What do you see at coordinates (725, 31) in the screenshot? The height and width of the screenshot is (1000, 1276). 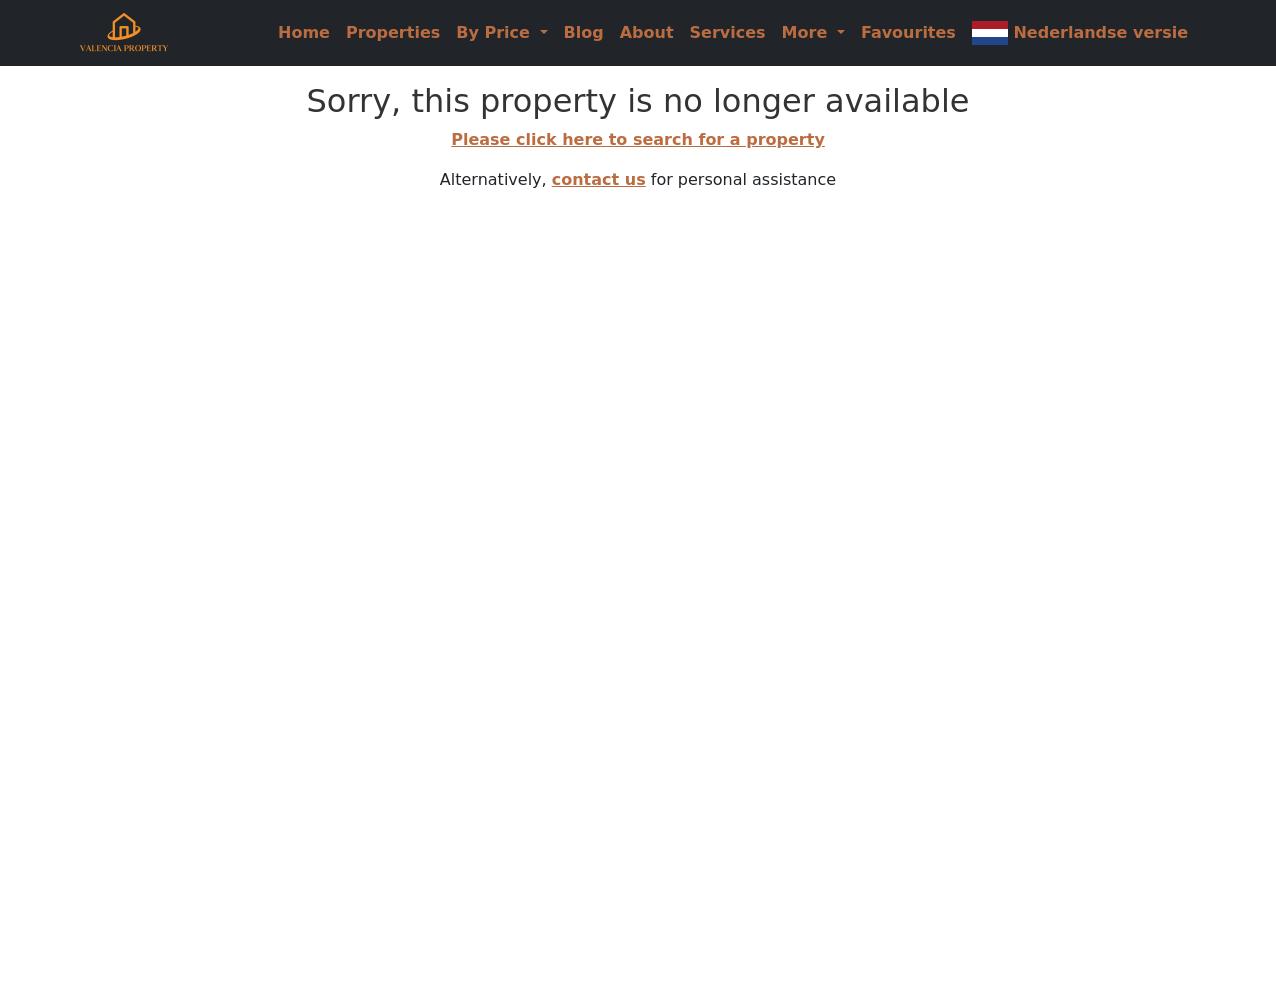 I see `'Services'` at bounding box center [725, 31].